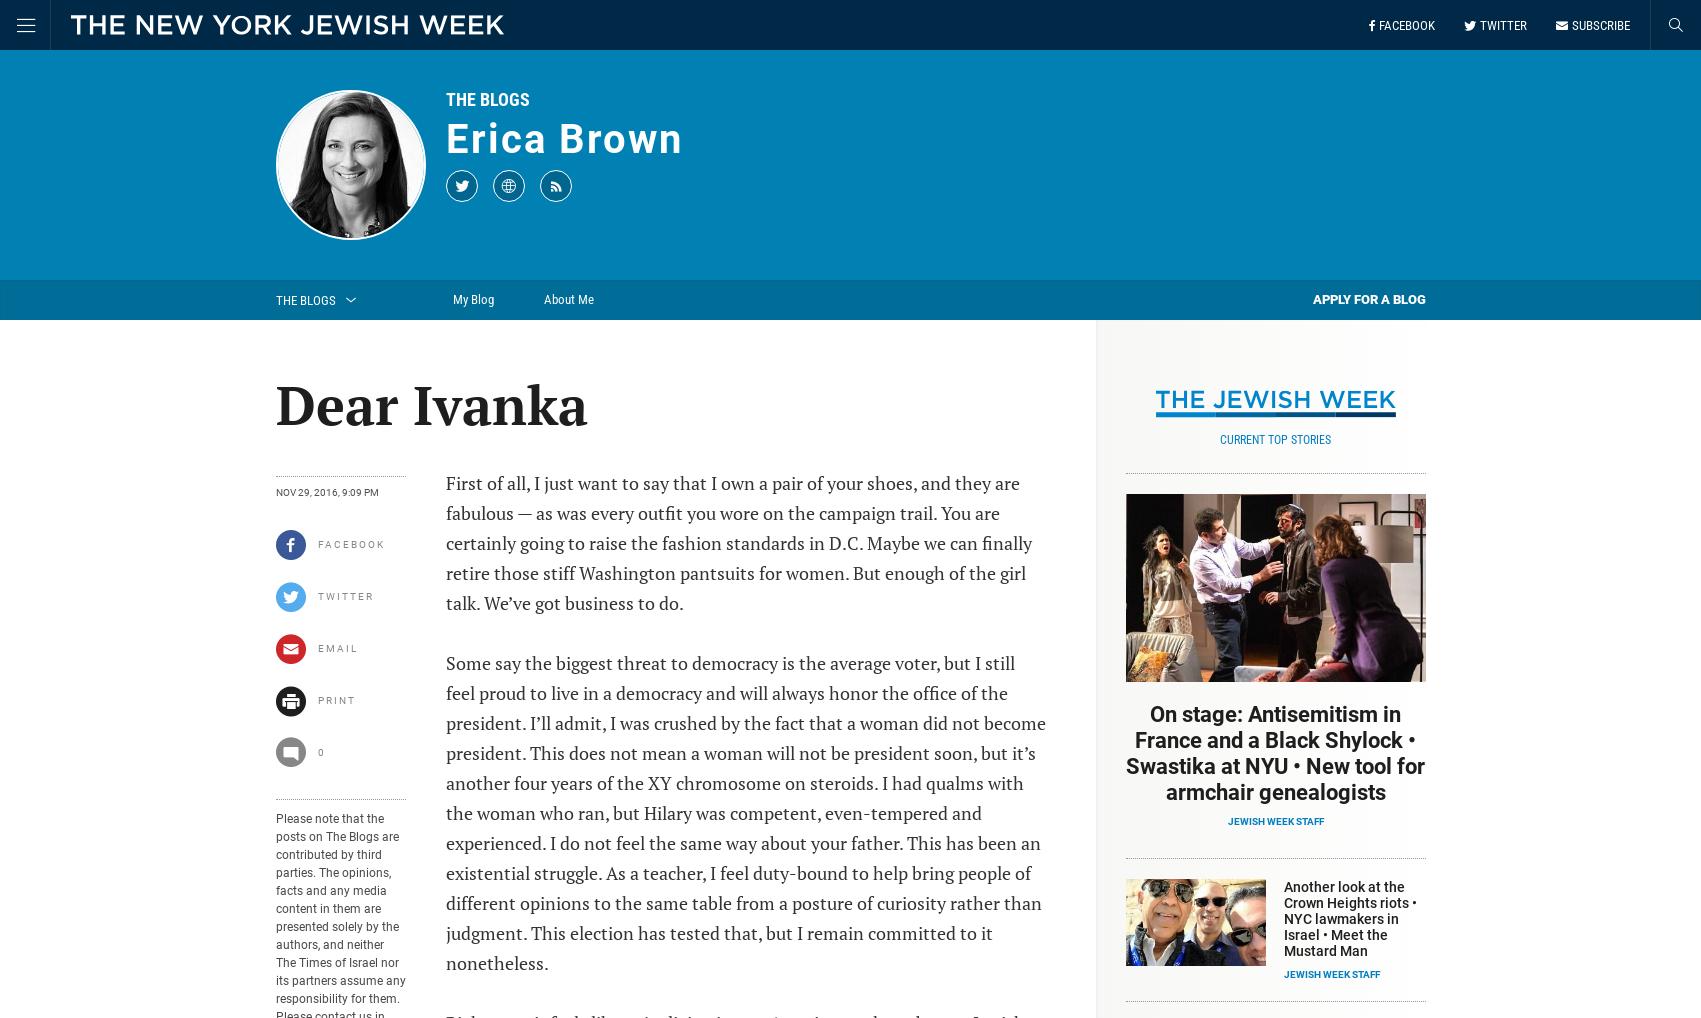 The image size is (1701, 1018). What do you see at coordinates (1275, 438) in the screenshot?
I see `'Current Top Stories'` at bounding box center [1275, 438].